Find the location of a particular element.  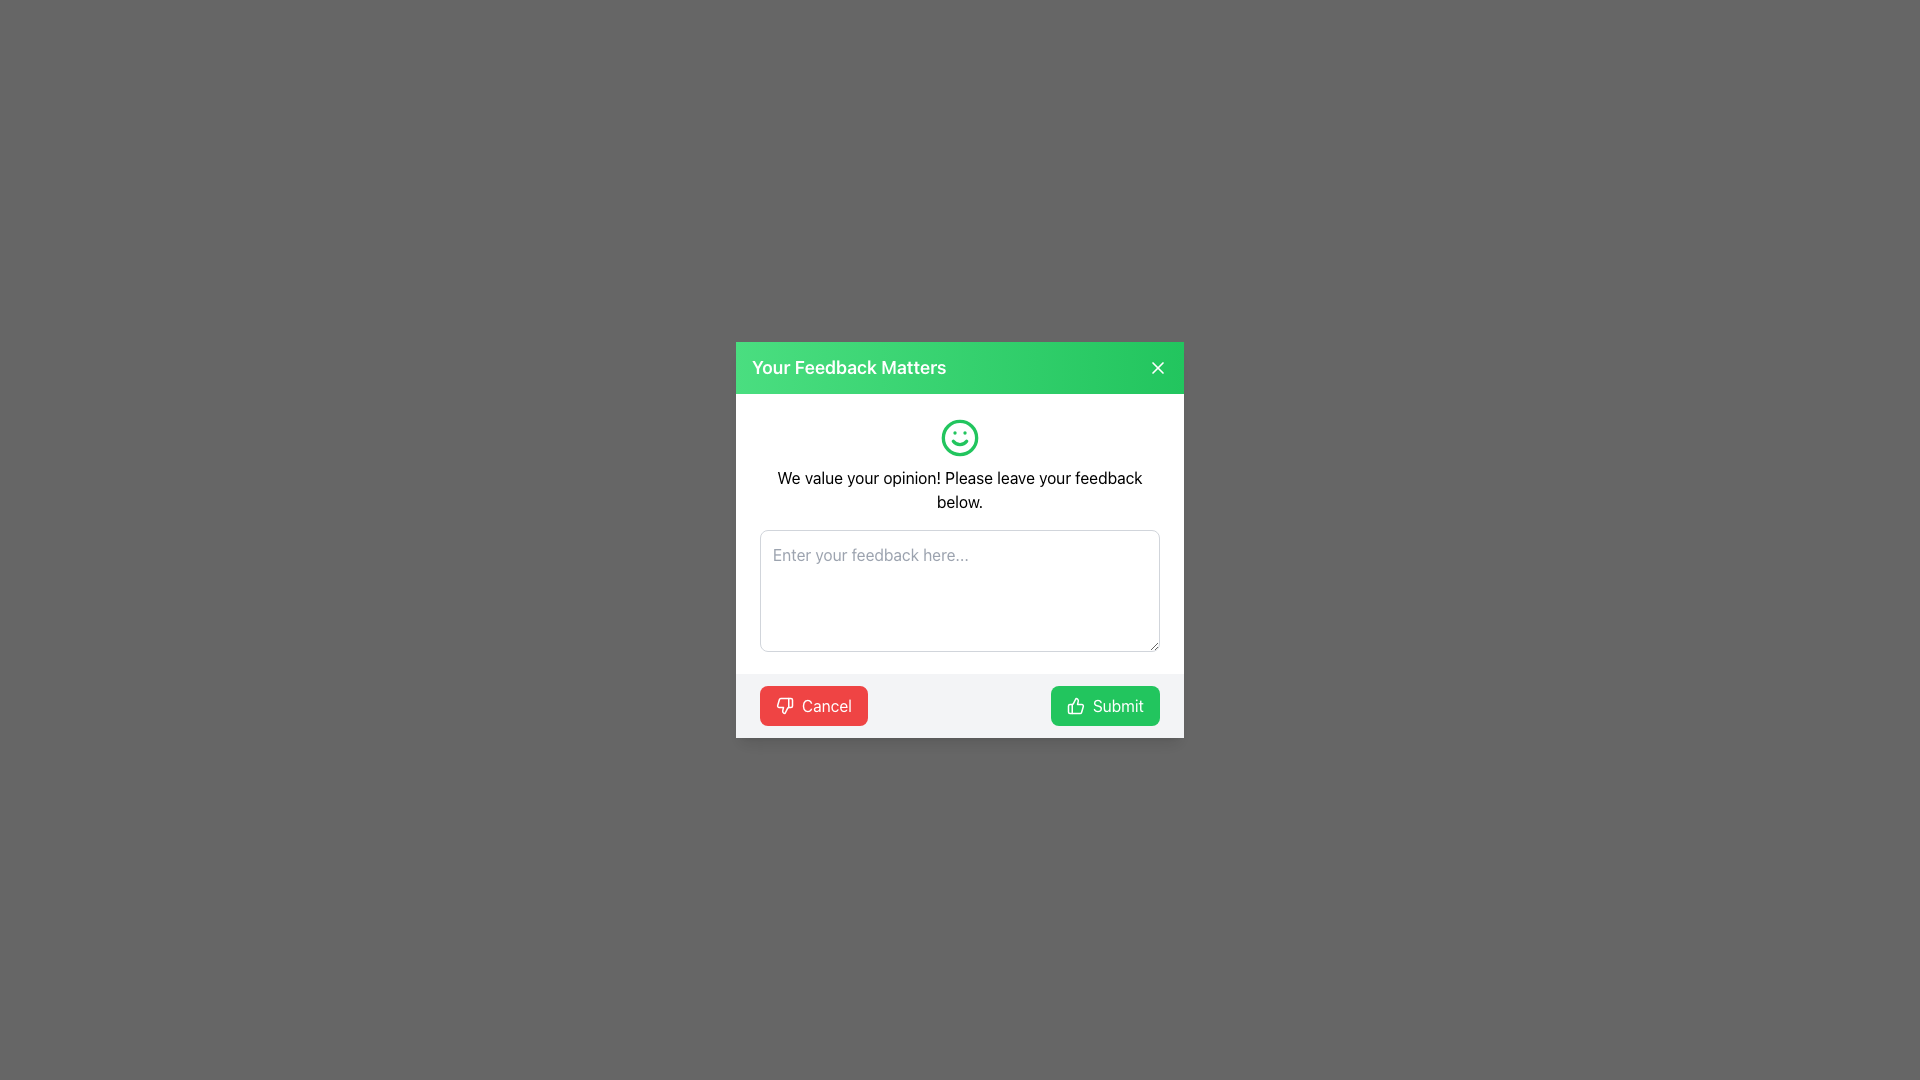

the small button with an 'X' icon, which has a green background and is located in the top-right corner of the header bar labeled 'Your Feedback Matters' is located at coordinates (1157, 367).